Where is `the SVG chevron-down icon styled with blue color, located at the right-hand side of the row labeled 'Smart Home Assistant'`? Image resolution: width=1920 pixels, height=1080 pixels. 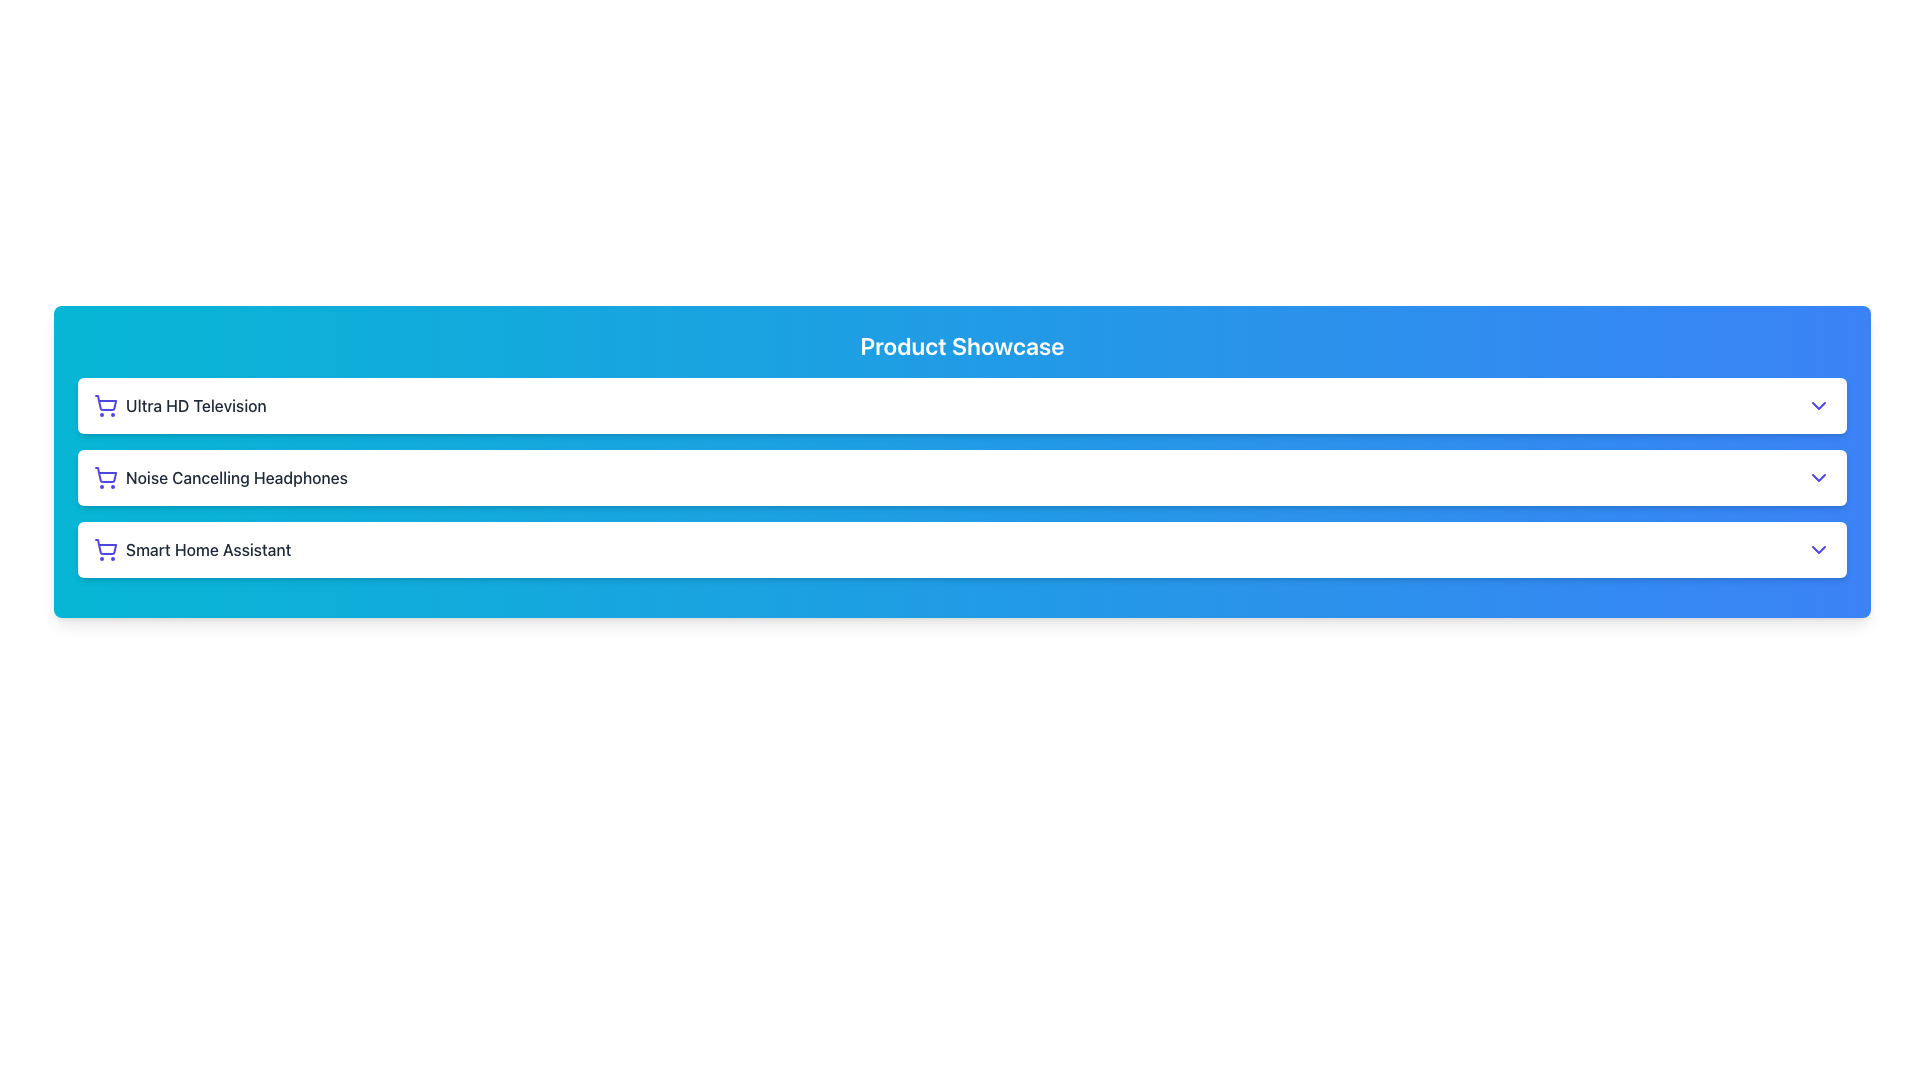 the SVG chevron-down icon styled with blue color, located at the right-hand side of the row labeled 'Smart Home Assistant' is located at coordinates (1819, 550).